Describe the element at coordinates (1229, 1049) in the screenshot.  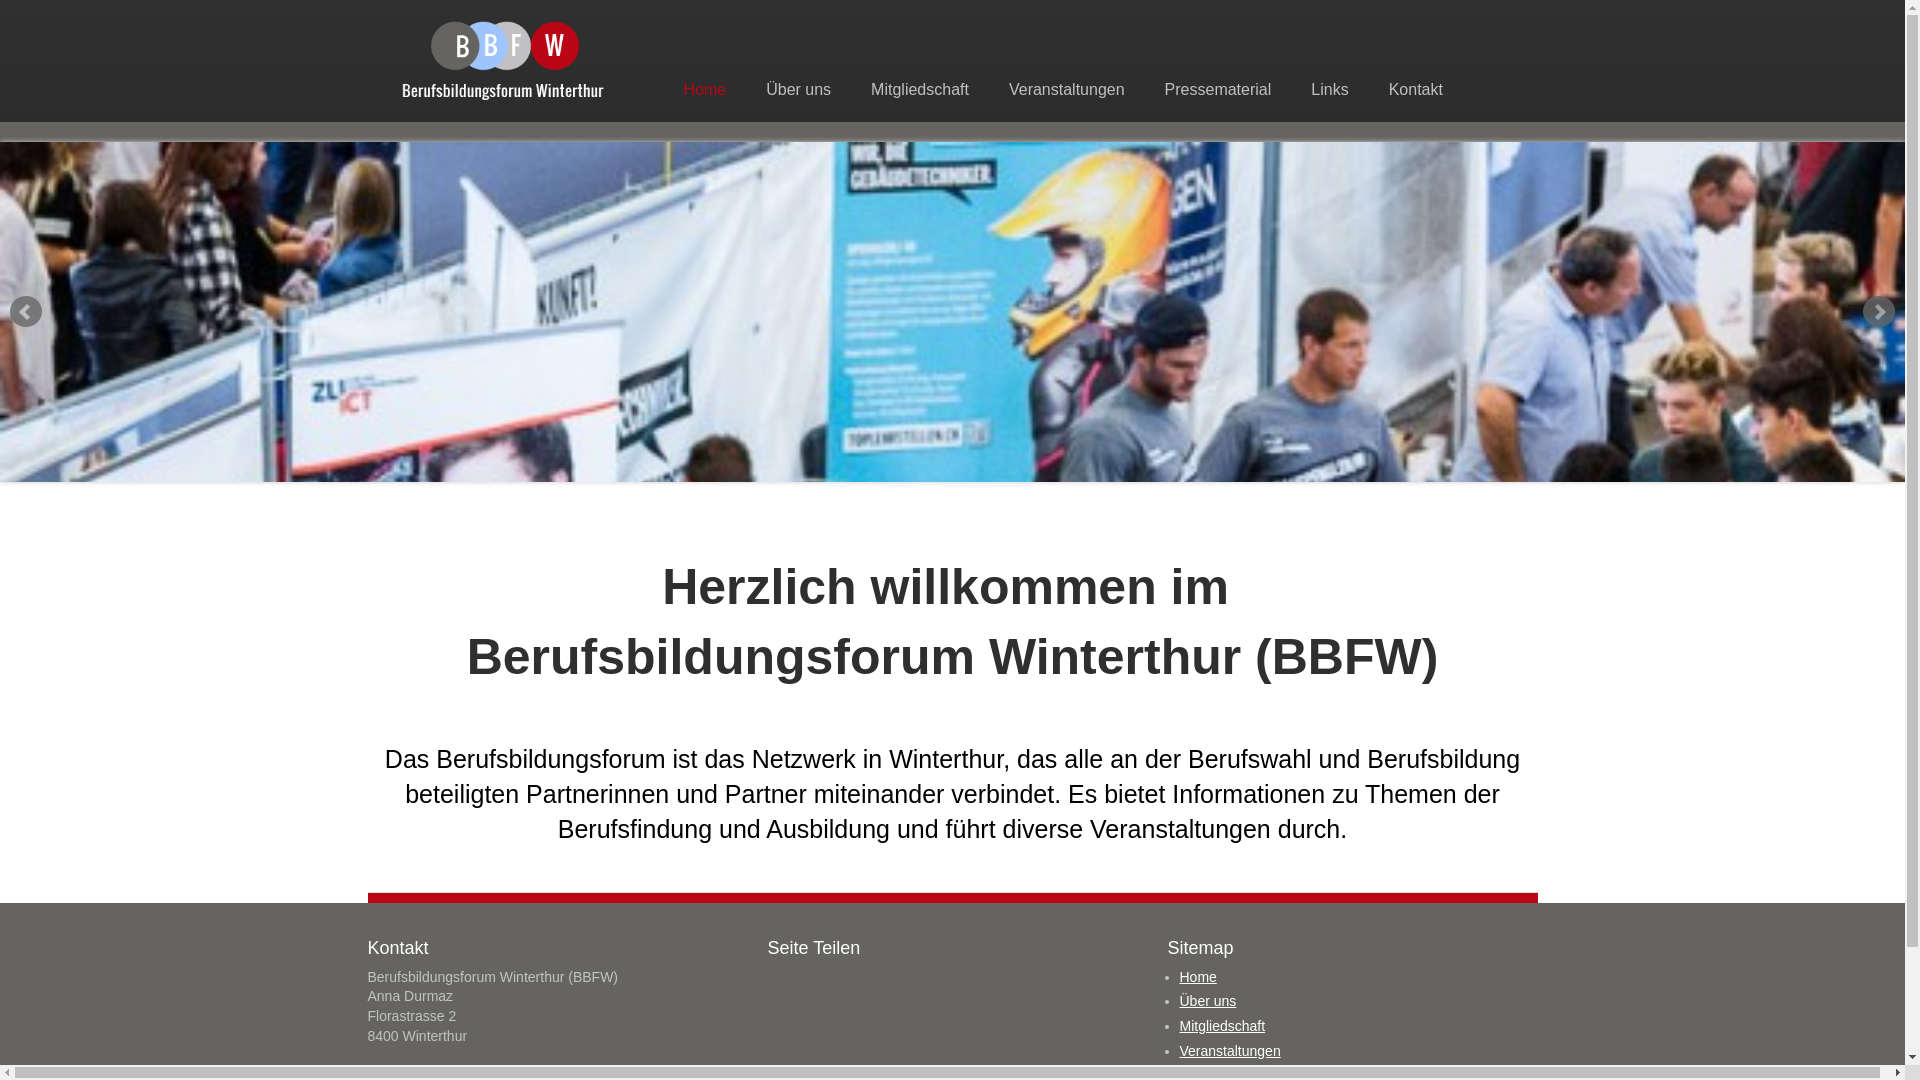
I see `'Veranstaltungen'` at that location.